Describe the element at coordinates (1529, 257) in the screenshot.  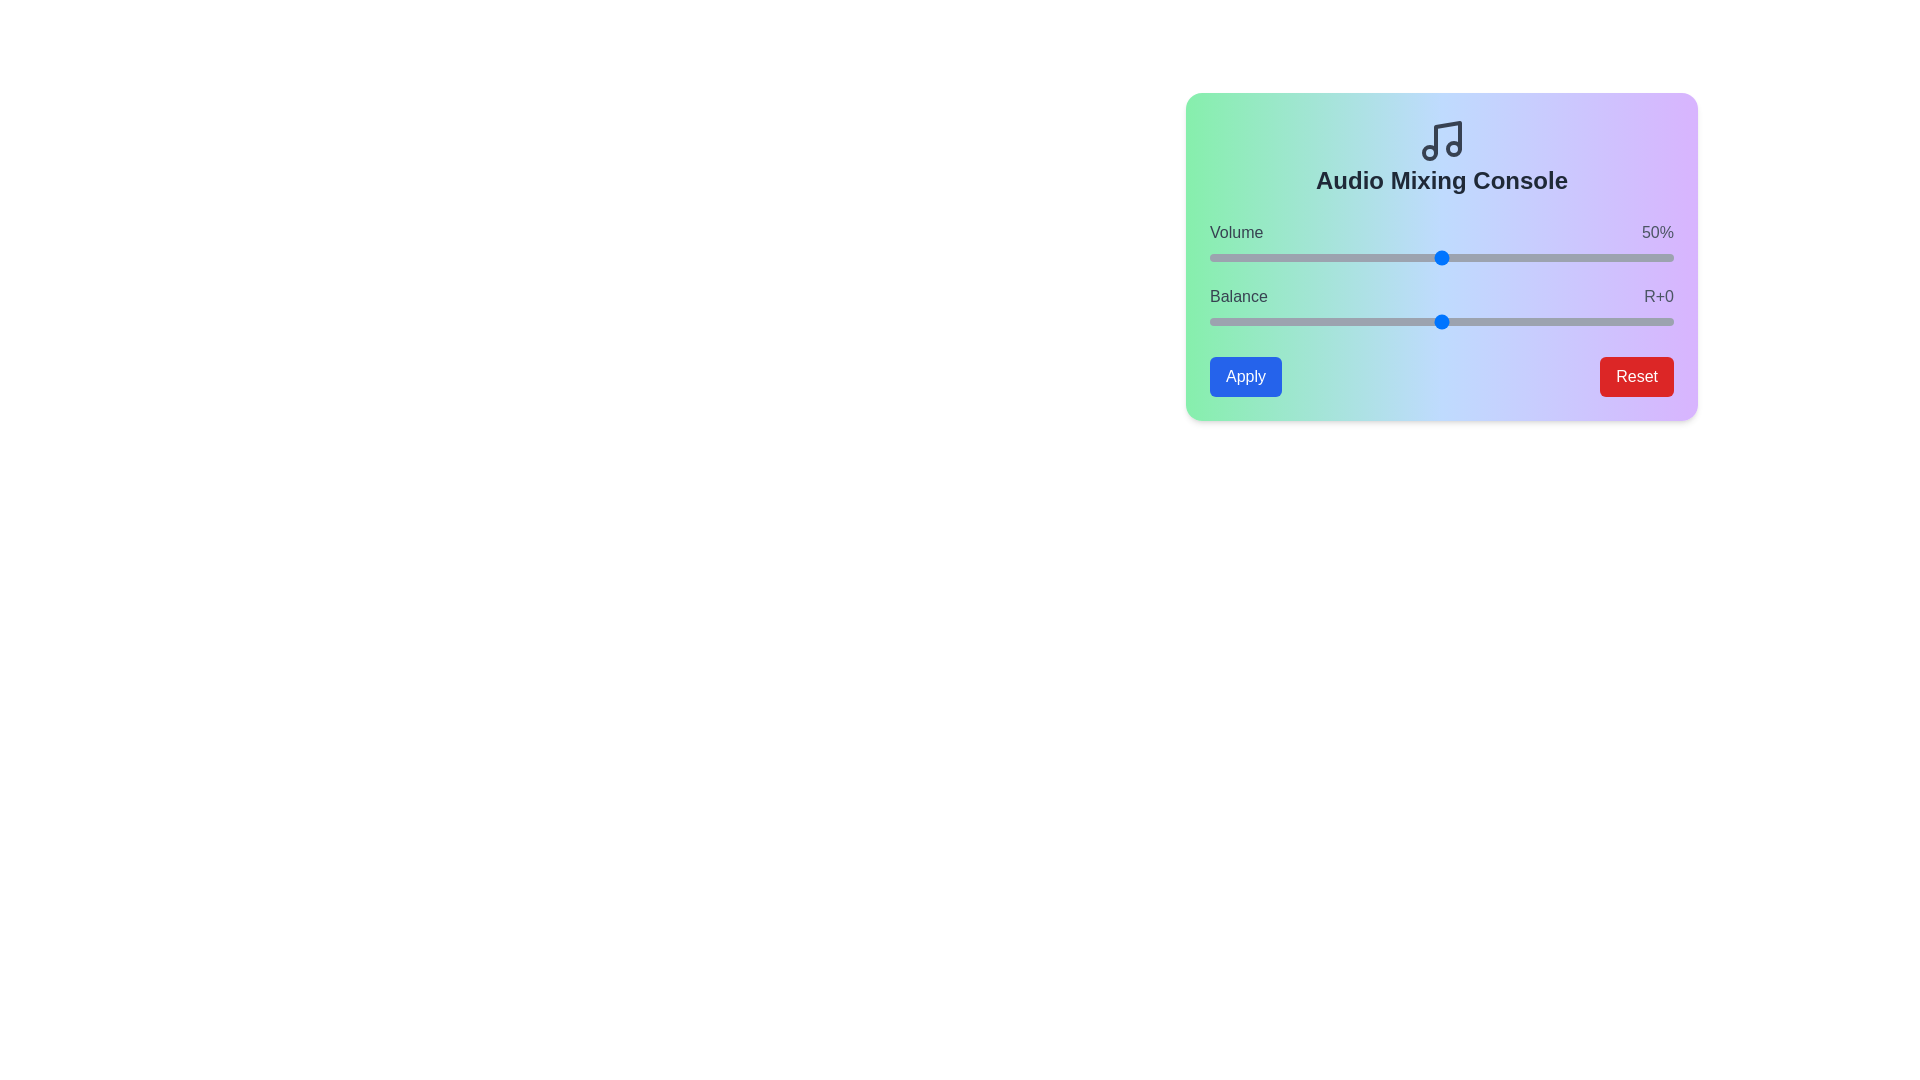
I see `the slider` at that location.